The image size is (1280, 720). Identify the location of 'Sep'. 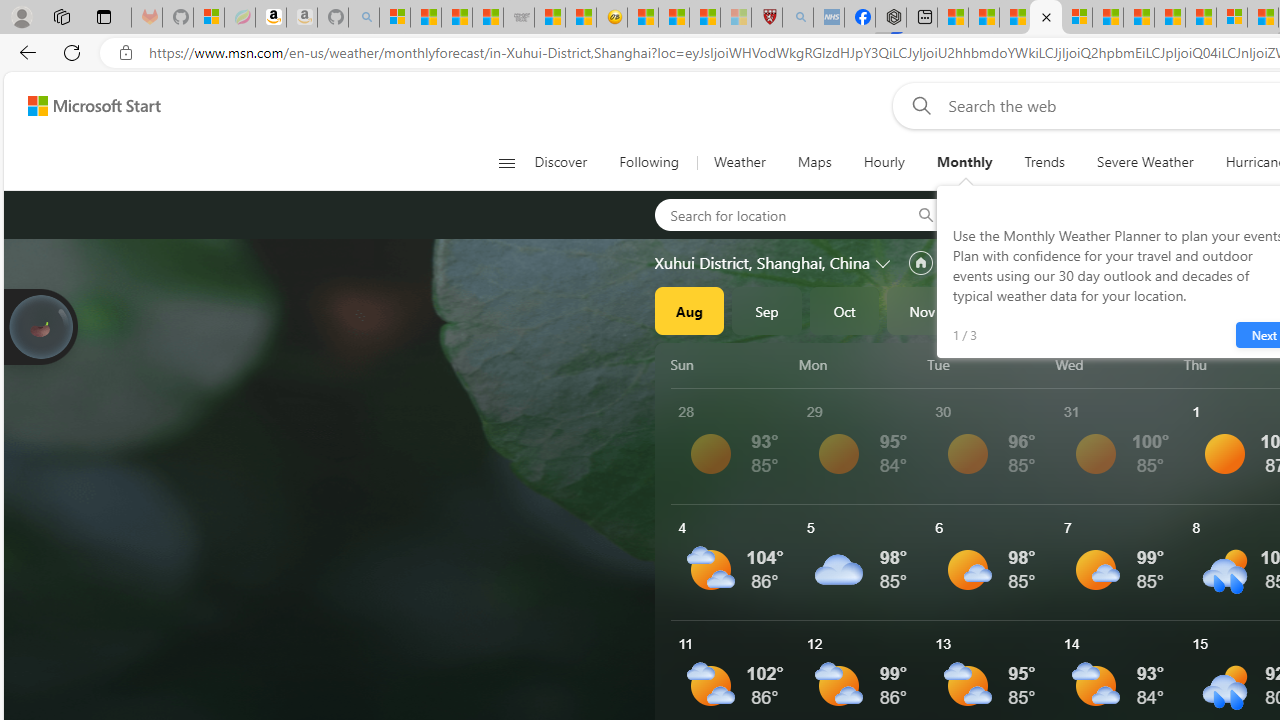
(766, 311).